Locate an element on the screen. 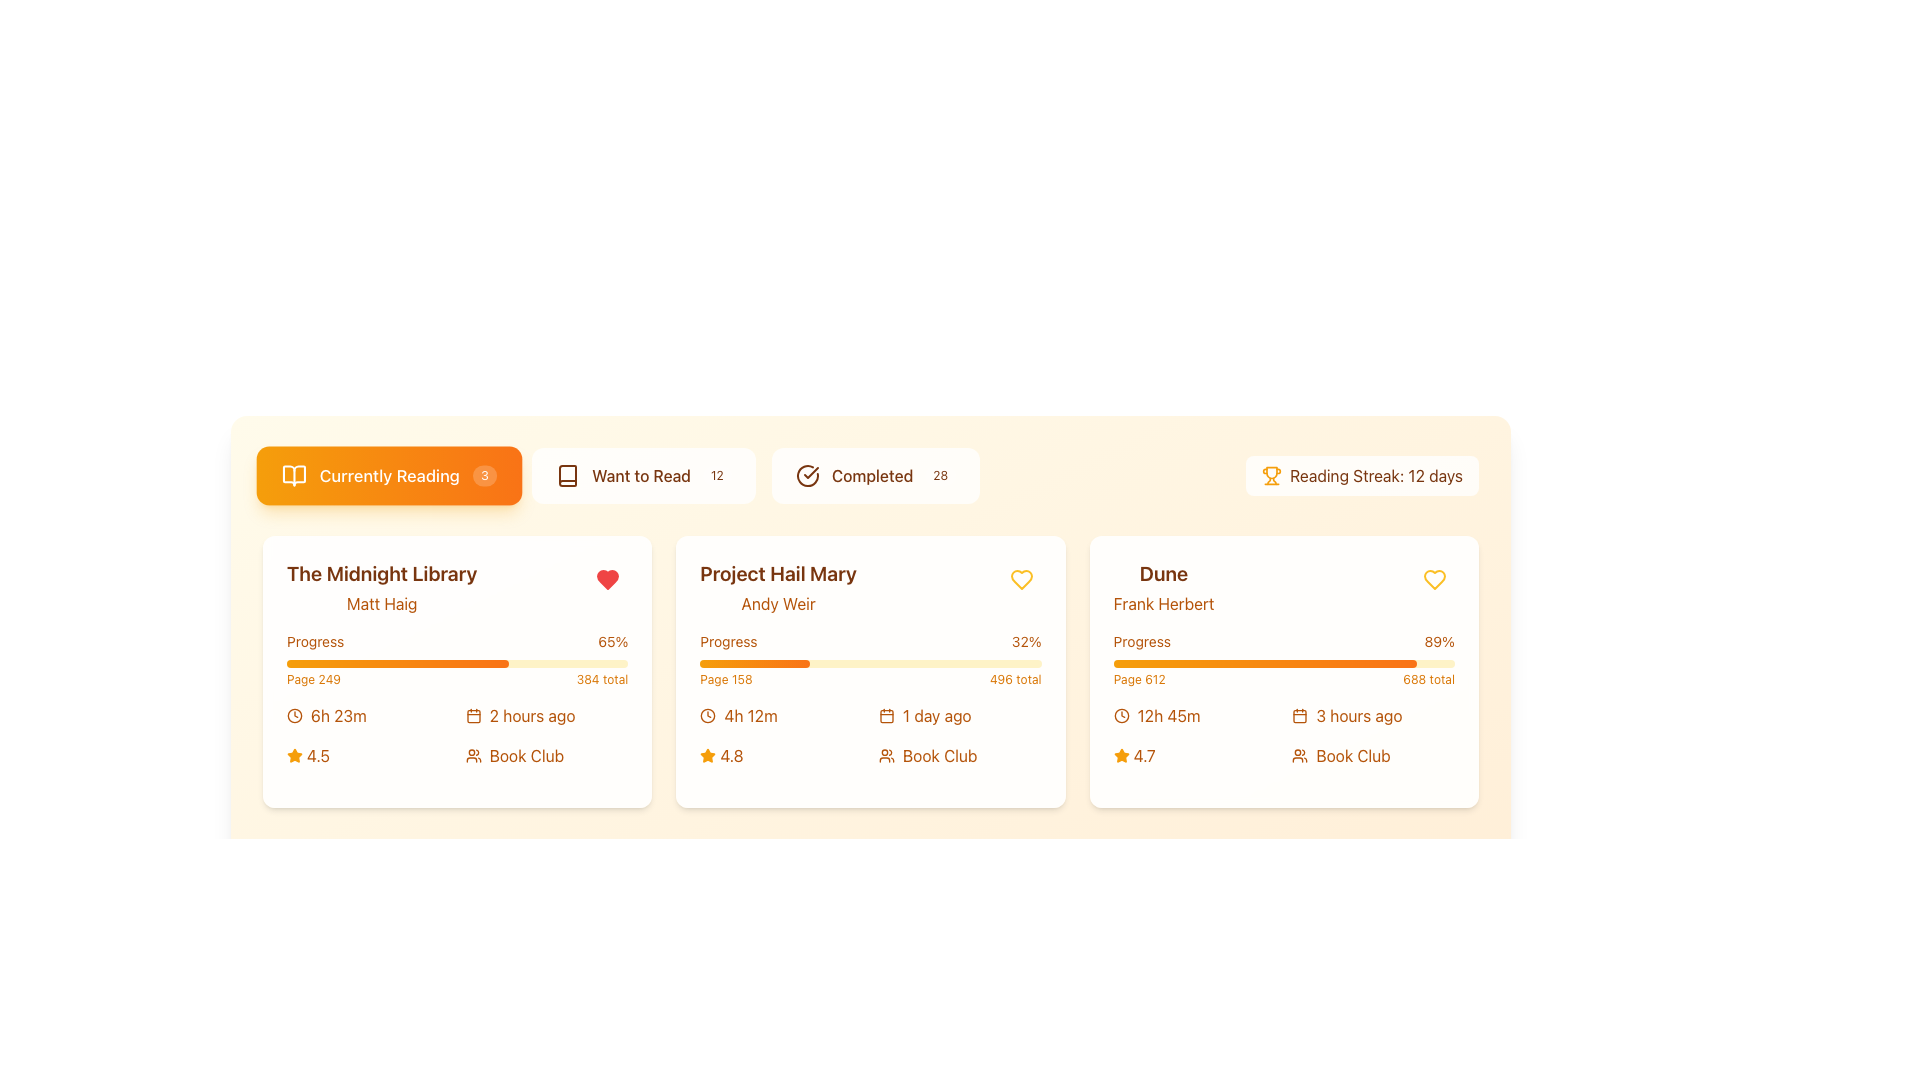 Image resolution: width=1920 pixels, height=1080 pixels. the orange icon representing two overlapping human silhouettes, located to the left of the 'Book Club' text label, within the user-related data section is located at coordinates (886, 756).